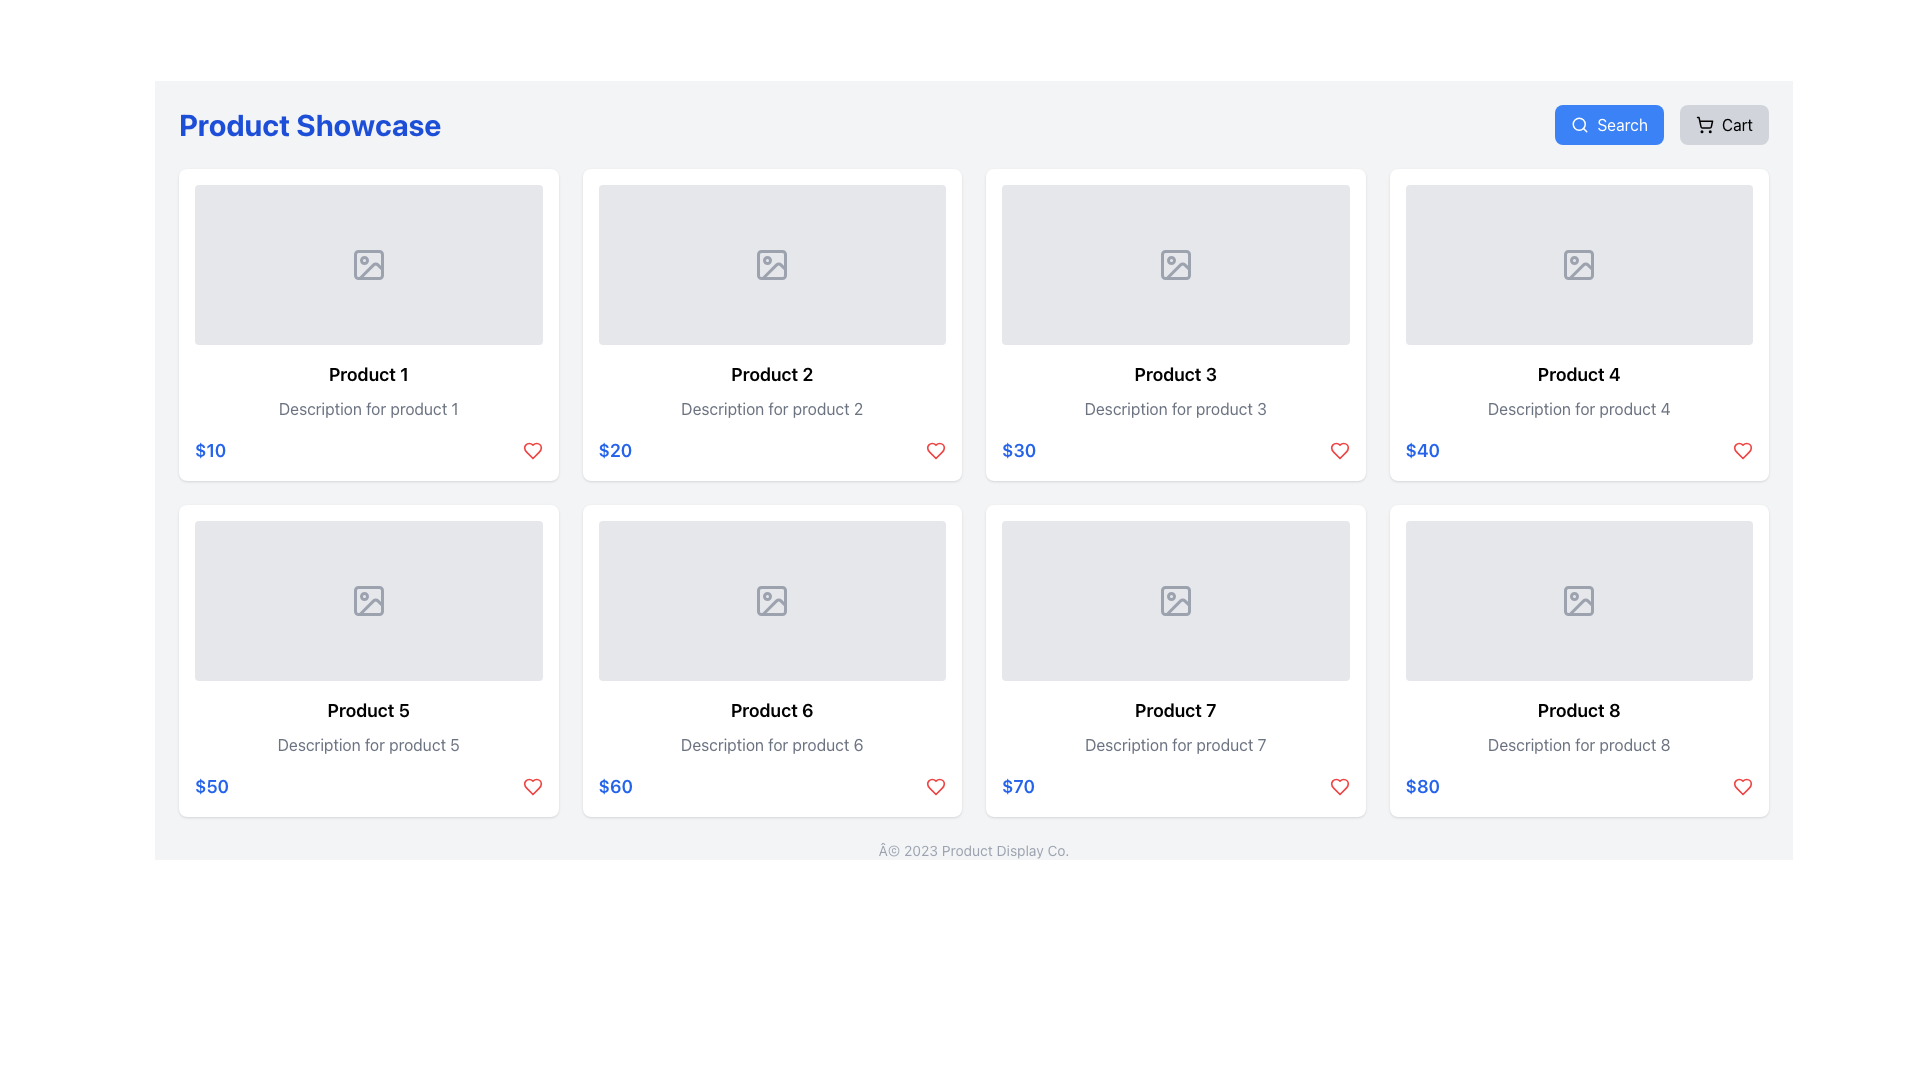  What do you see at coordinates (368, 600) in the screenshot?
I see `the icon representing a missing image located in the top section of the 'Product 5' card within the product showcase grid` at bounding box center [368, 600].